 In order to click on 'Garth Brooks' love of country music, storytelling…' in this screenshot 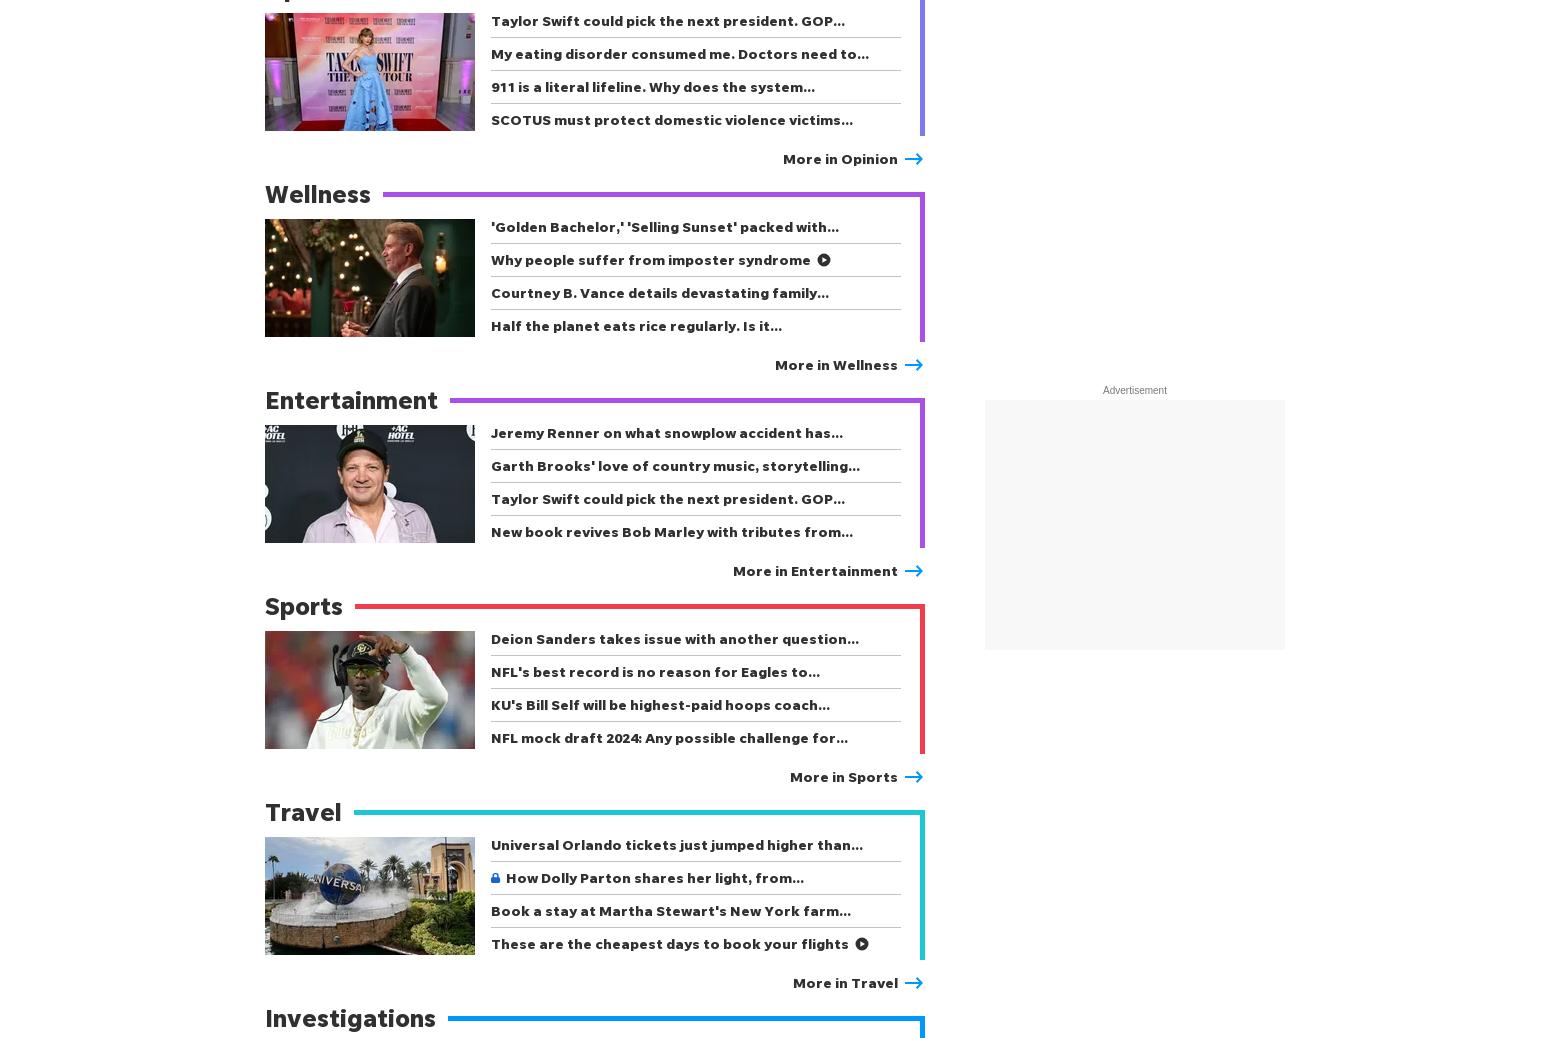, I will do `click(674, 465)`.